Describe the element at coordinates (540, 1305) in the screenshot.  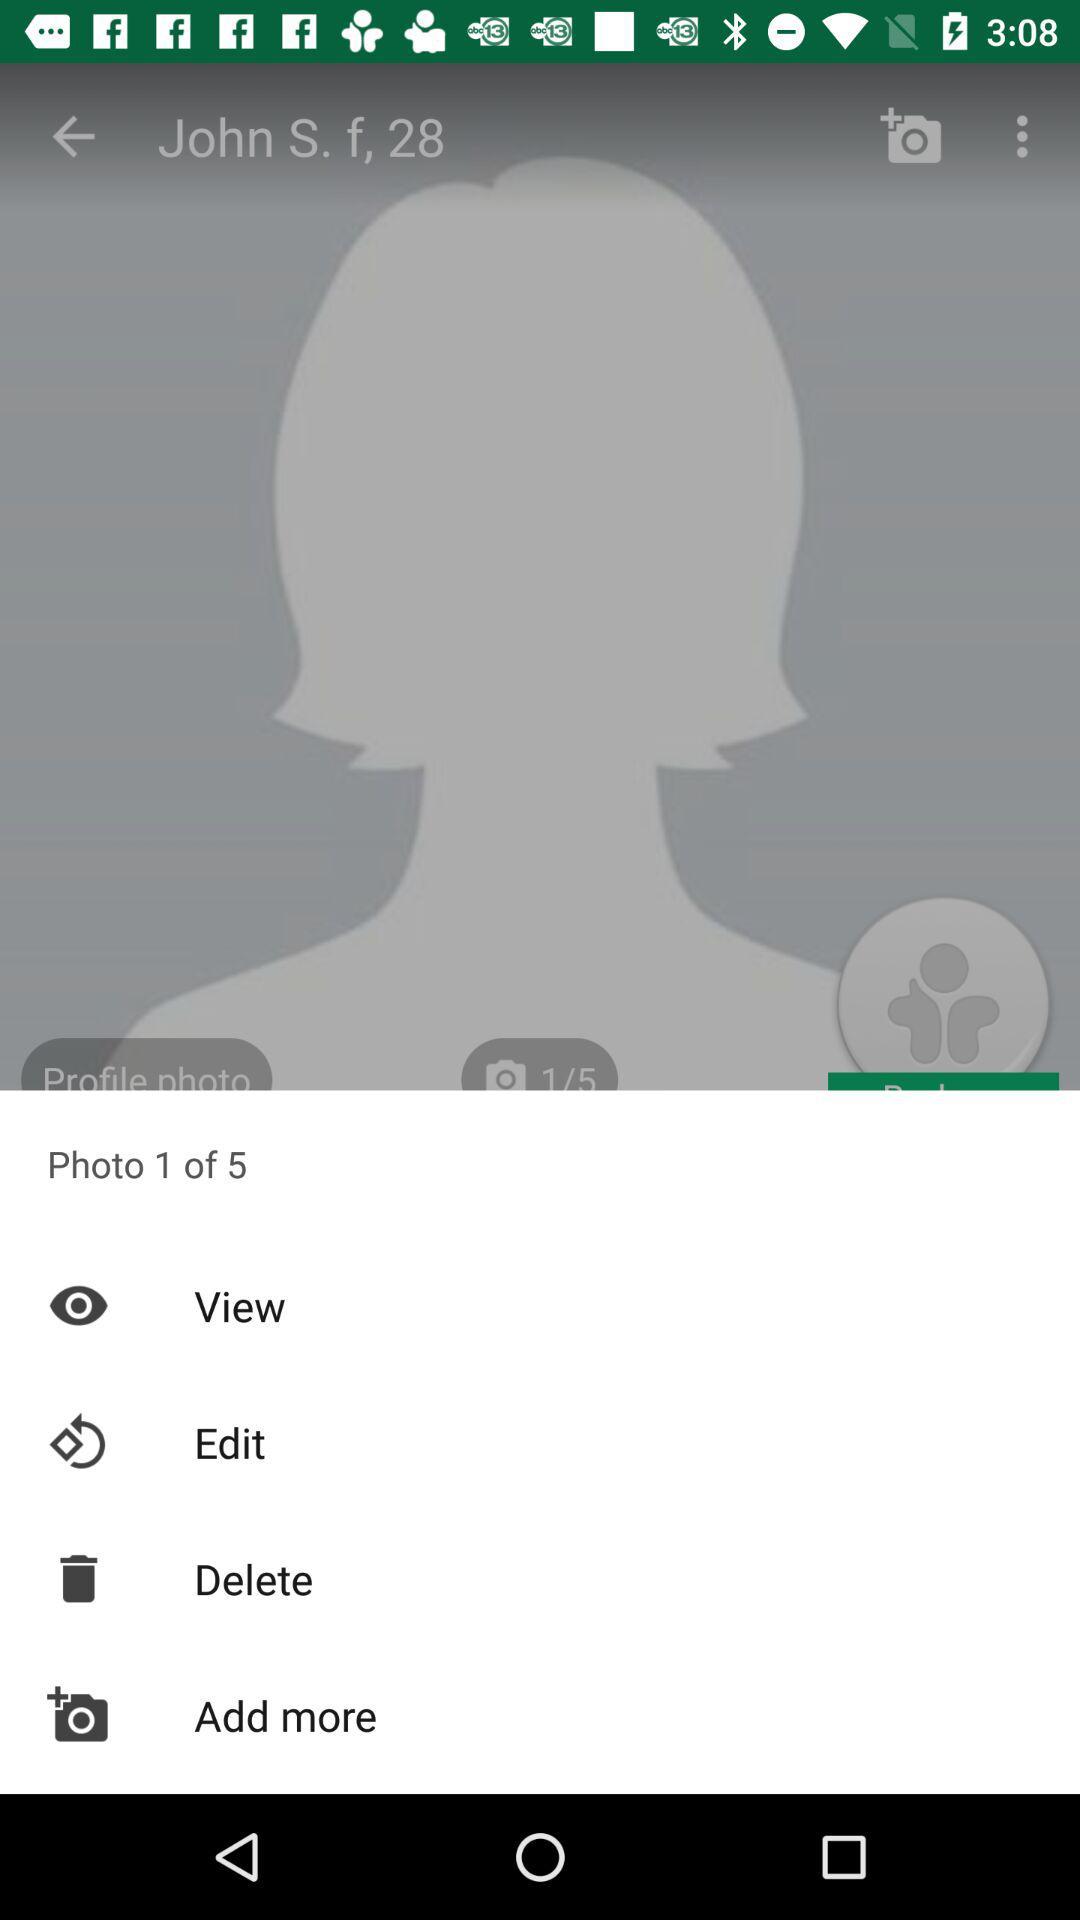
I see `the item below photo 1 of item` at that location.